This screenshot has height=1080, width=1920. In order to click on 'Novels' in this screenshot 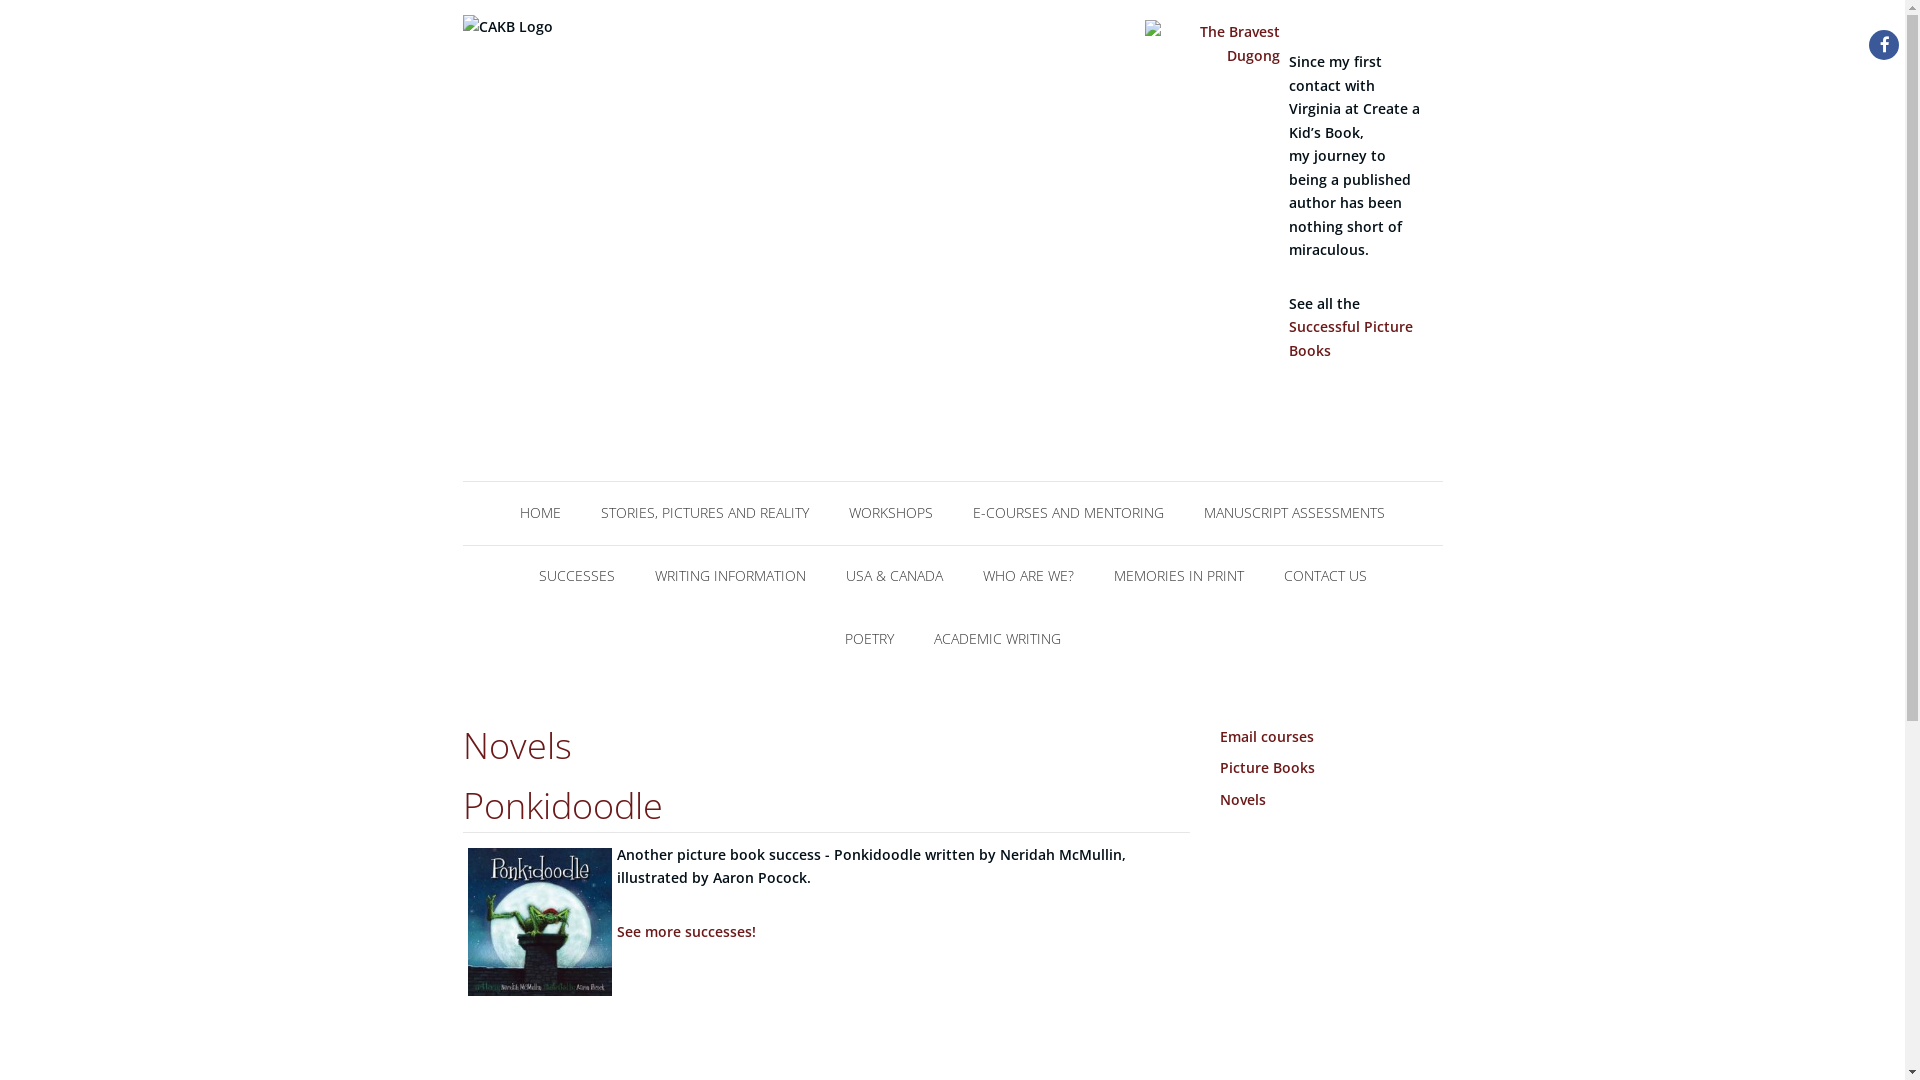, I will do `click(1242, 798)`.